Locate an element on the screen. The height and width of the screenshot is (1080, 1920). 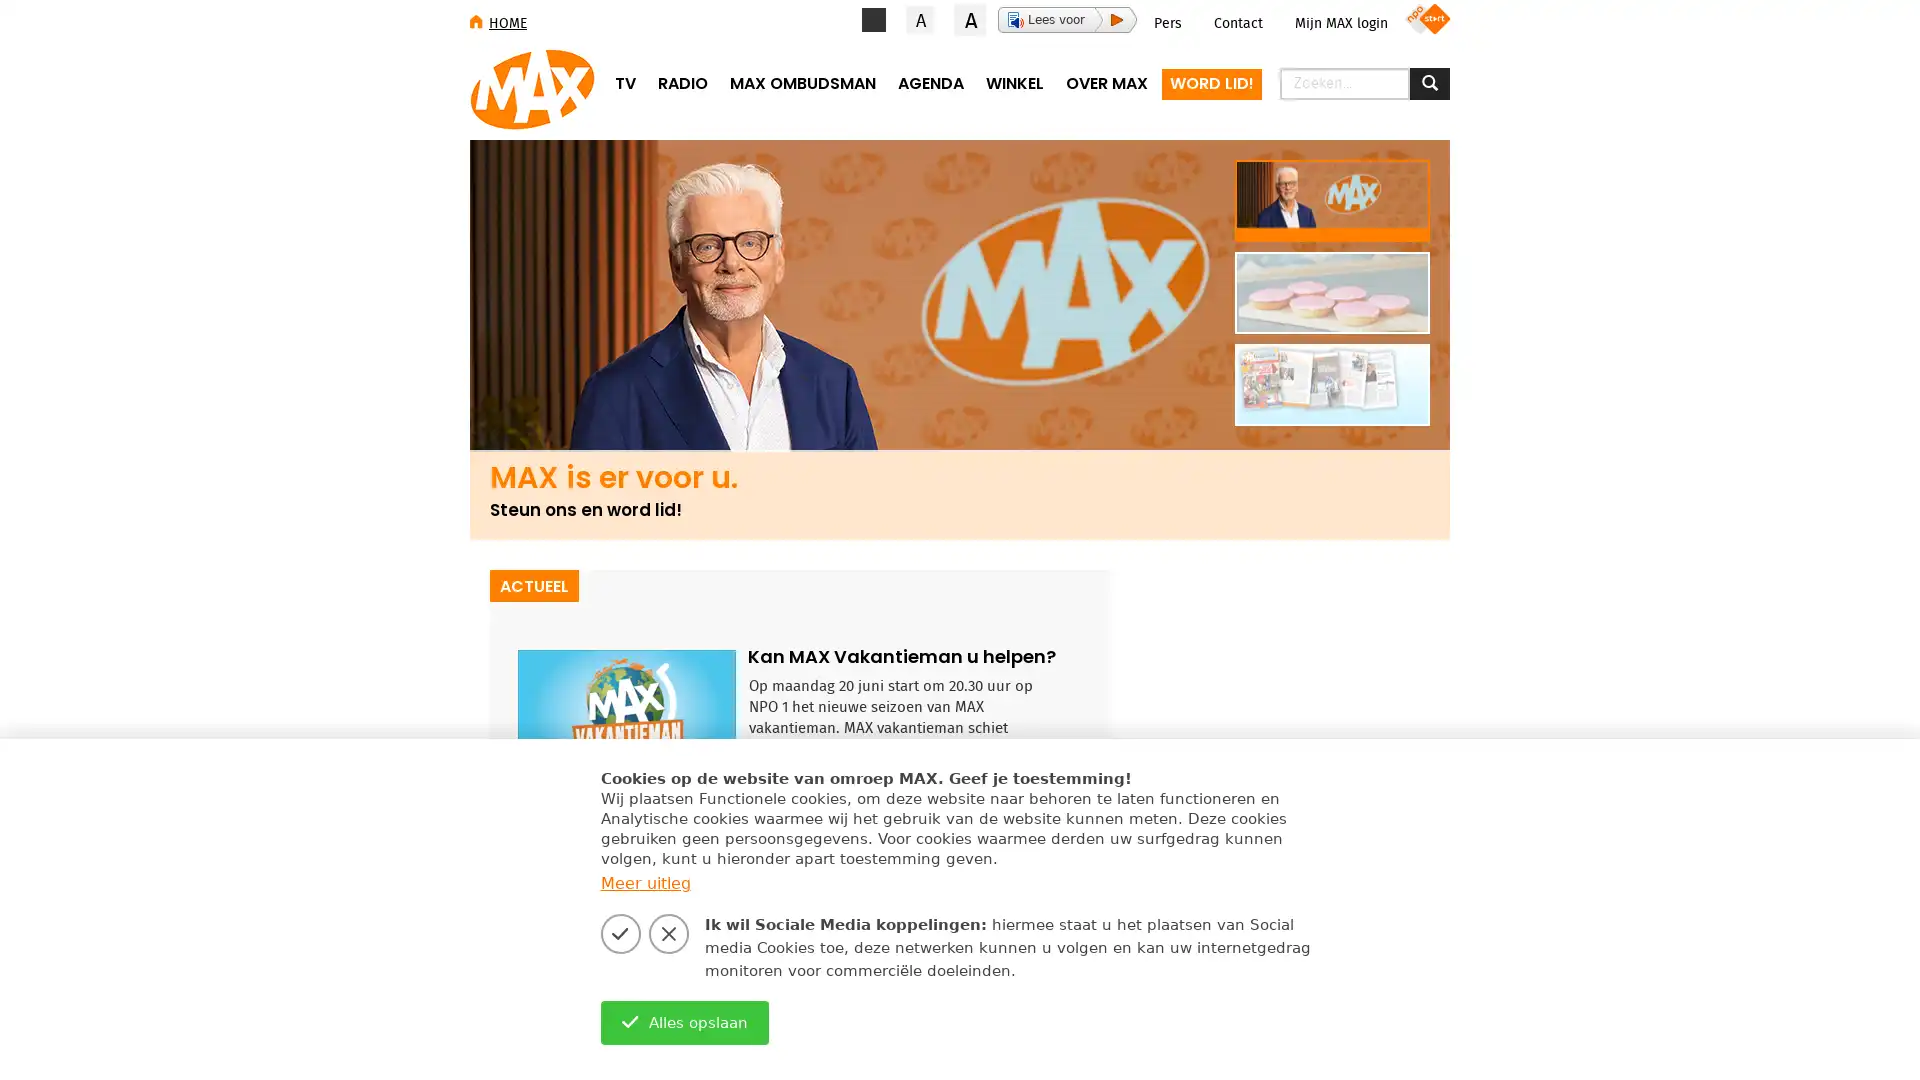
Alles opslaan is located at coordinates (684, 1022).